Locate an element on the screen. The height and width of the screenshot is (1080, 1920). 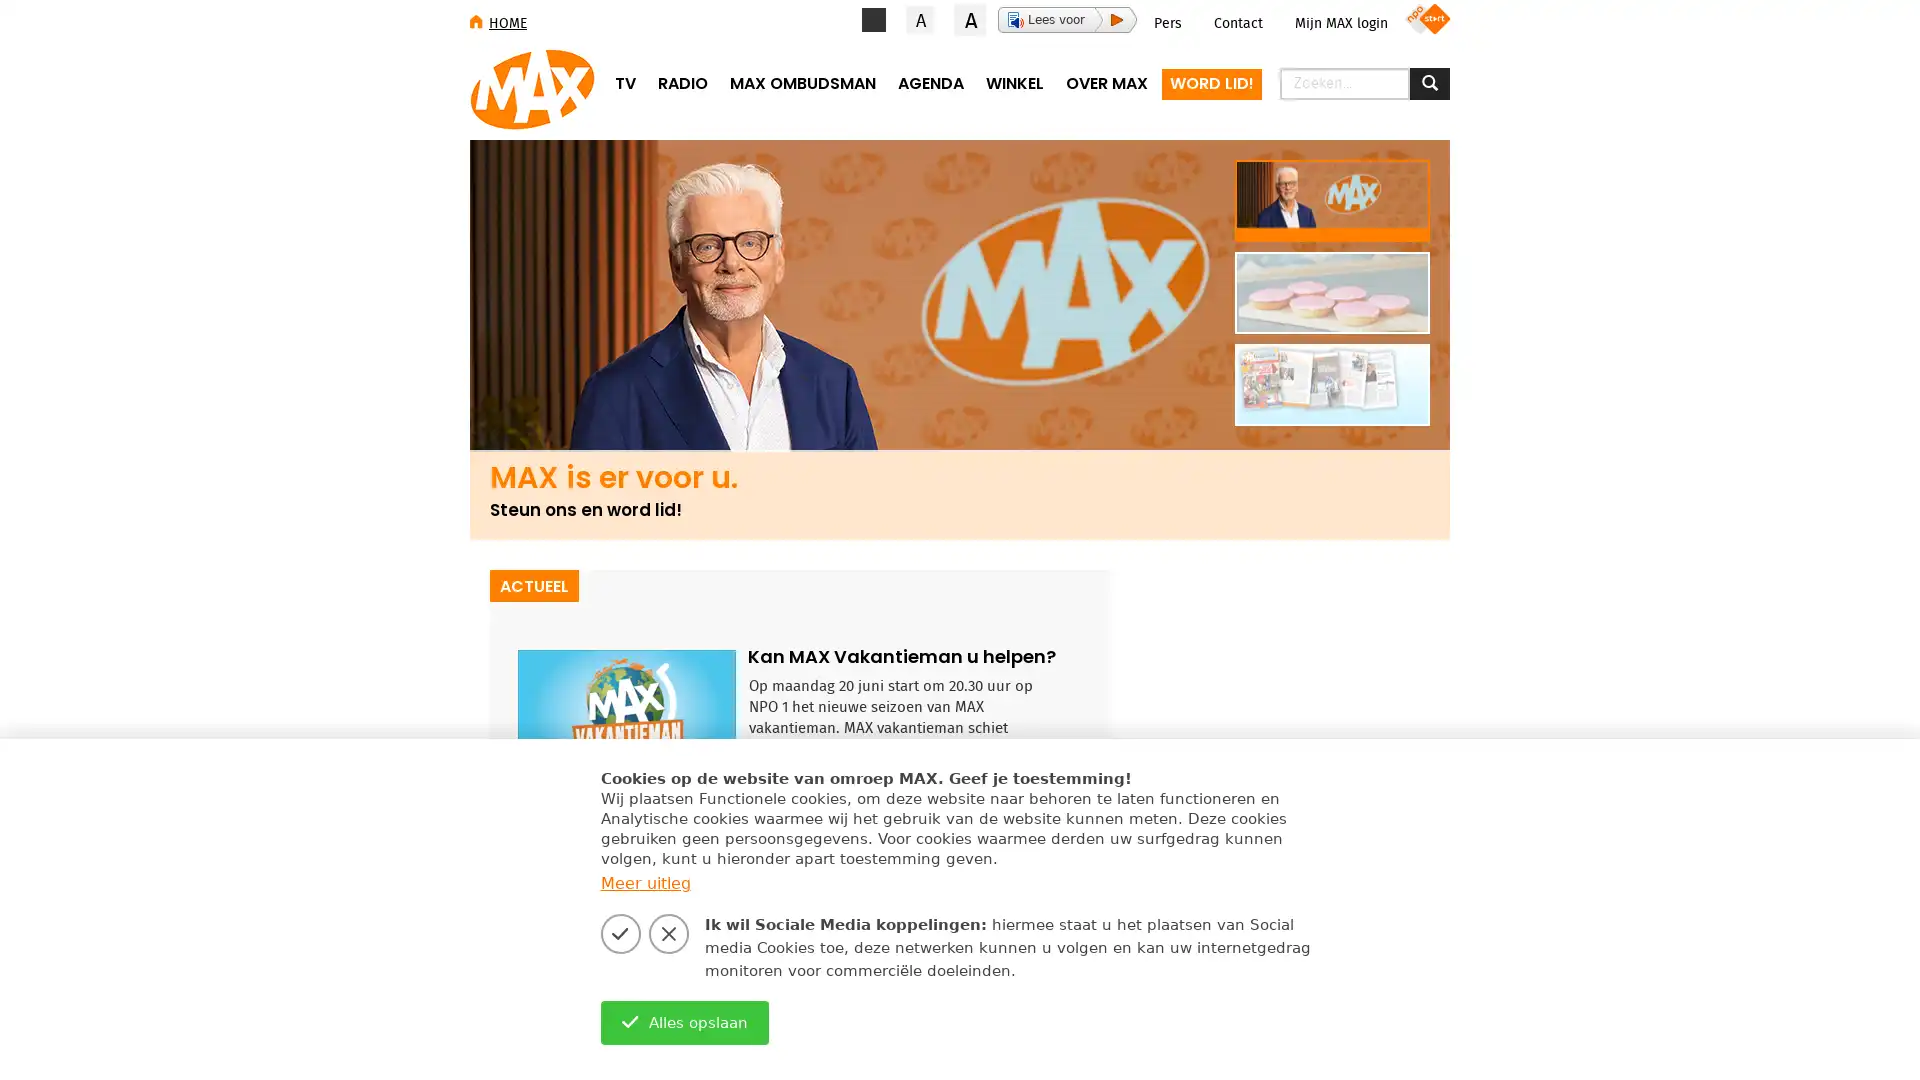
Alles opslaan is located at coordinates (684, 1022).